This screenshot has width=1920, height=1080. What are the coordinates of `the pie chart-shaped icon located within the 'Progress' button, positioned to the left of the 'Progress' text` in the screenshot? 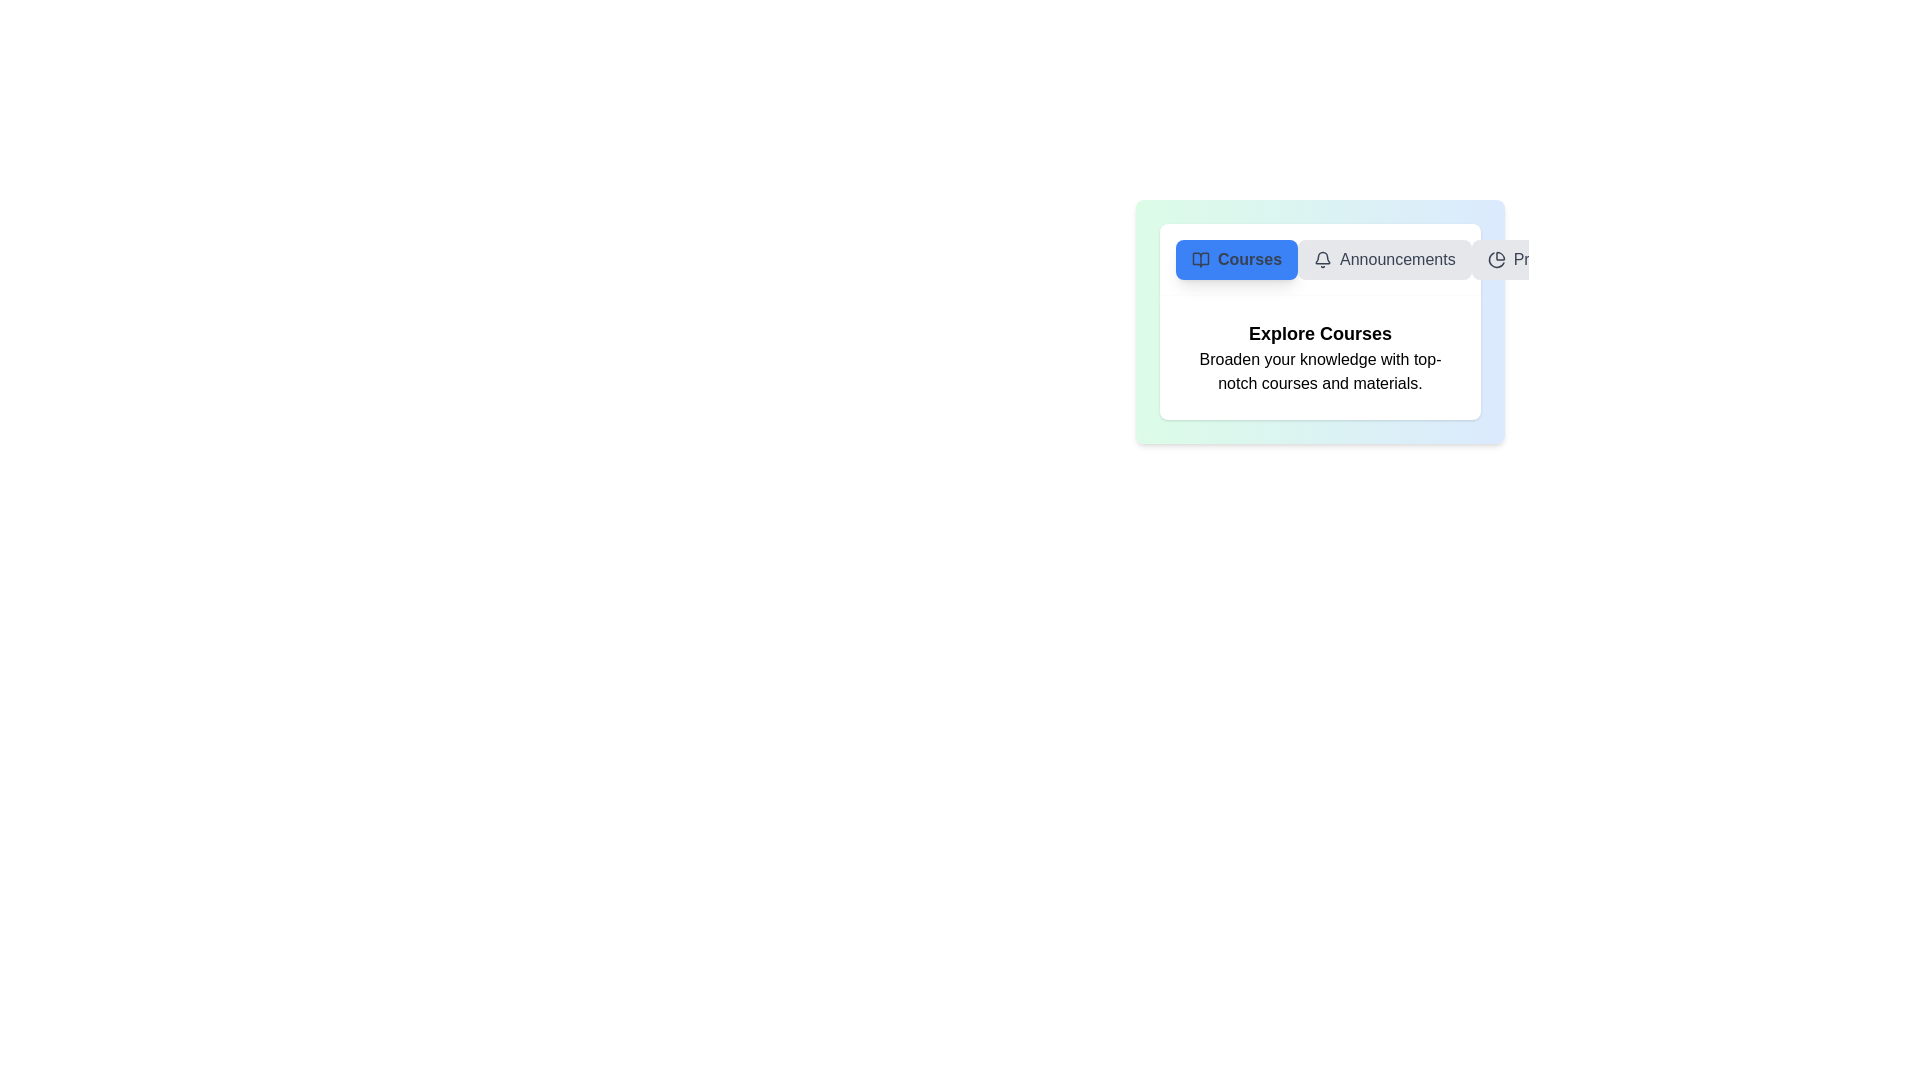 It's located at (1496, 258).